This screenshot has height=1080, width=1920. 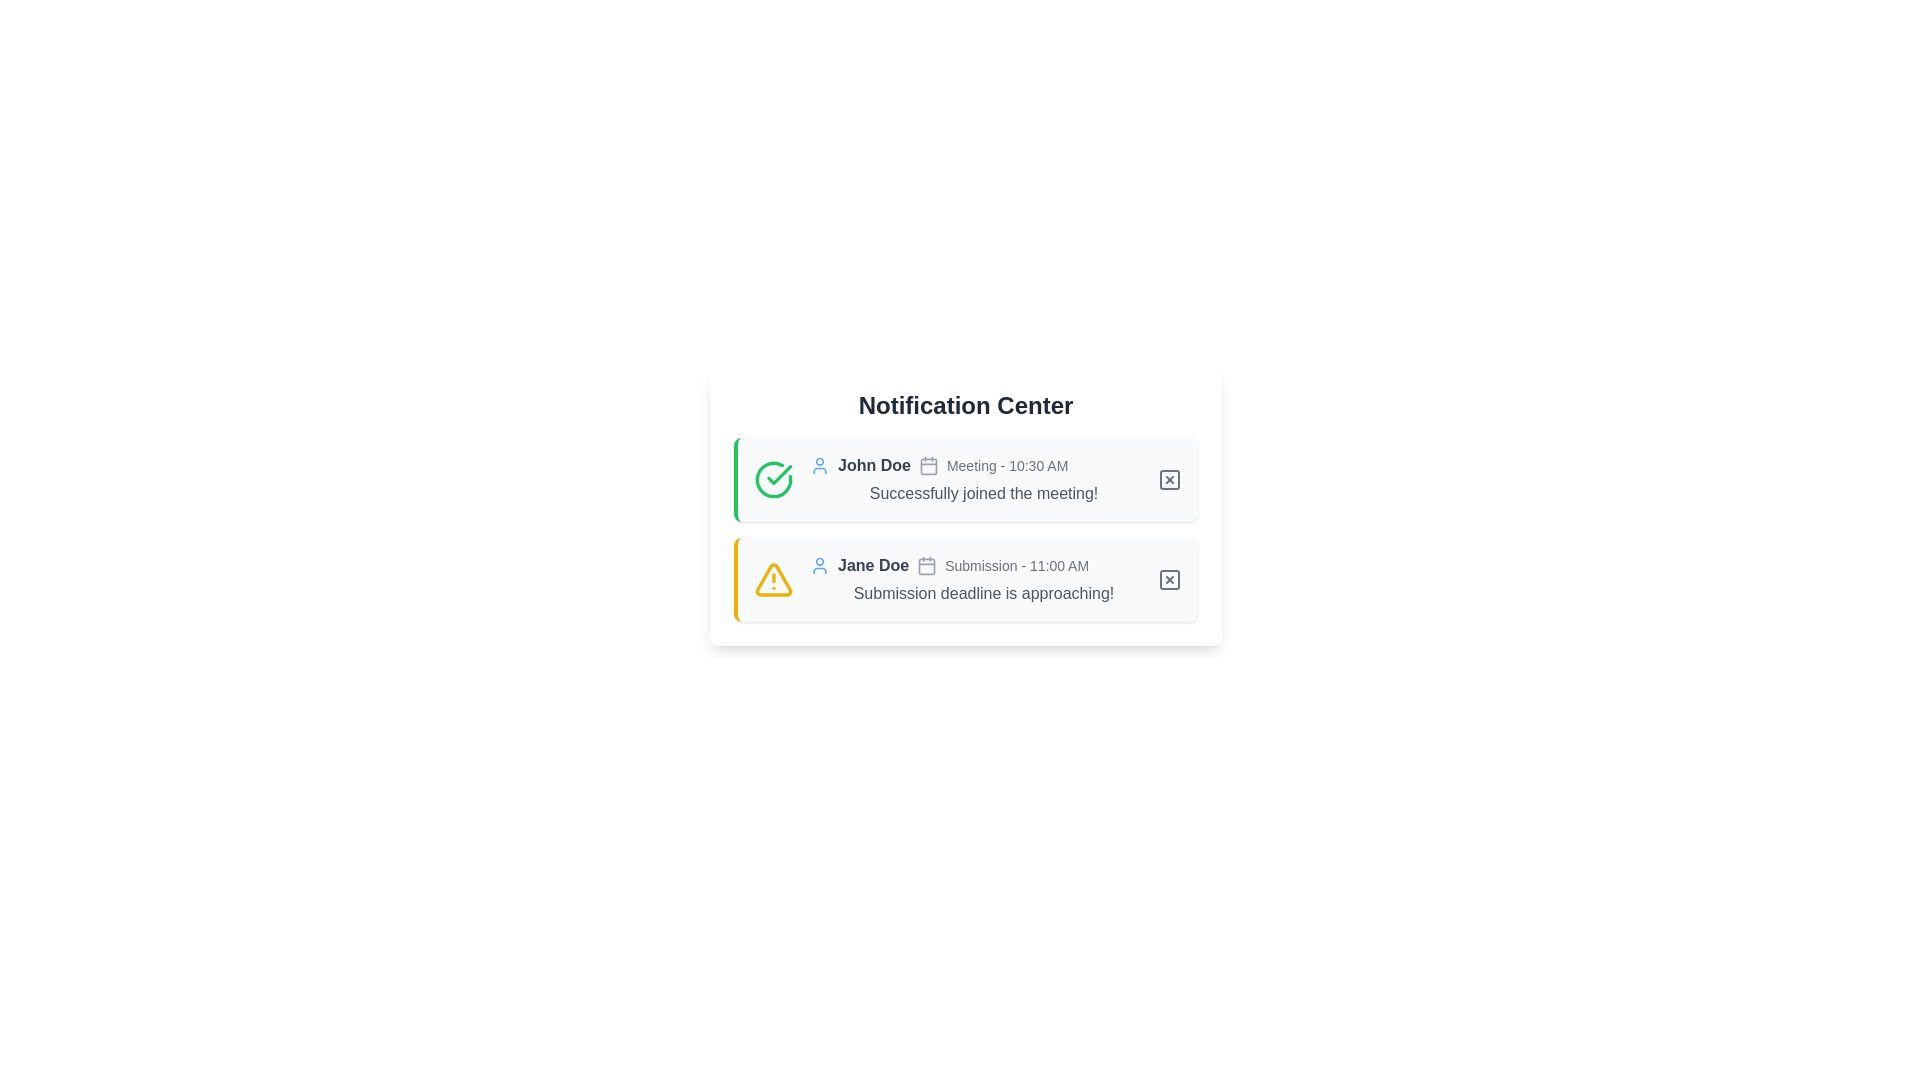 I want to click on the status update text element indicating successful meeting joining, located below the information bar for 'John Doe', so click(x=983, y=493).